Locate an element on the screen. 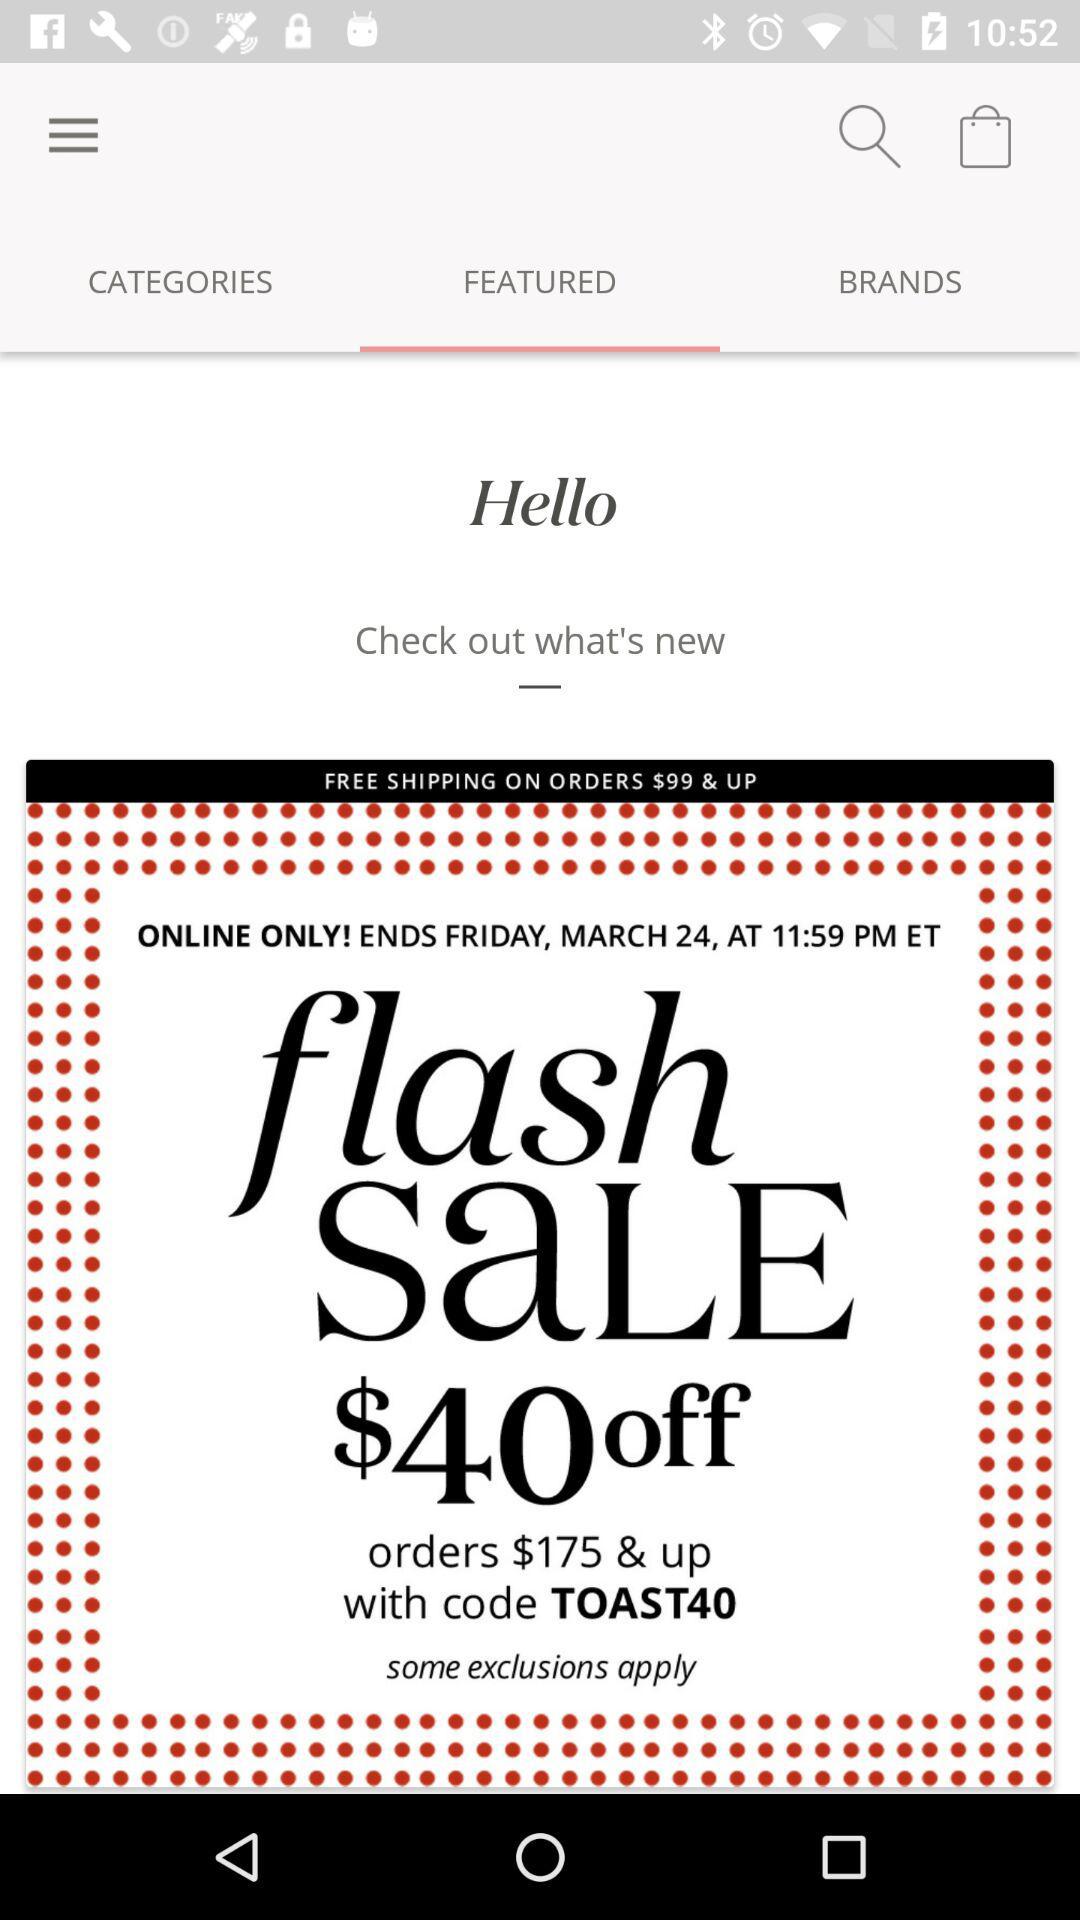  serce is located at coordinates (869, 135).